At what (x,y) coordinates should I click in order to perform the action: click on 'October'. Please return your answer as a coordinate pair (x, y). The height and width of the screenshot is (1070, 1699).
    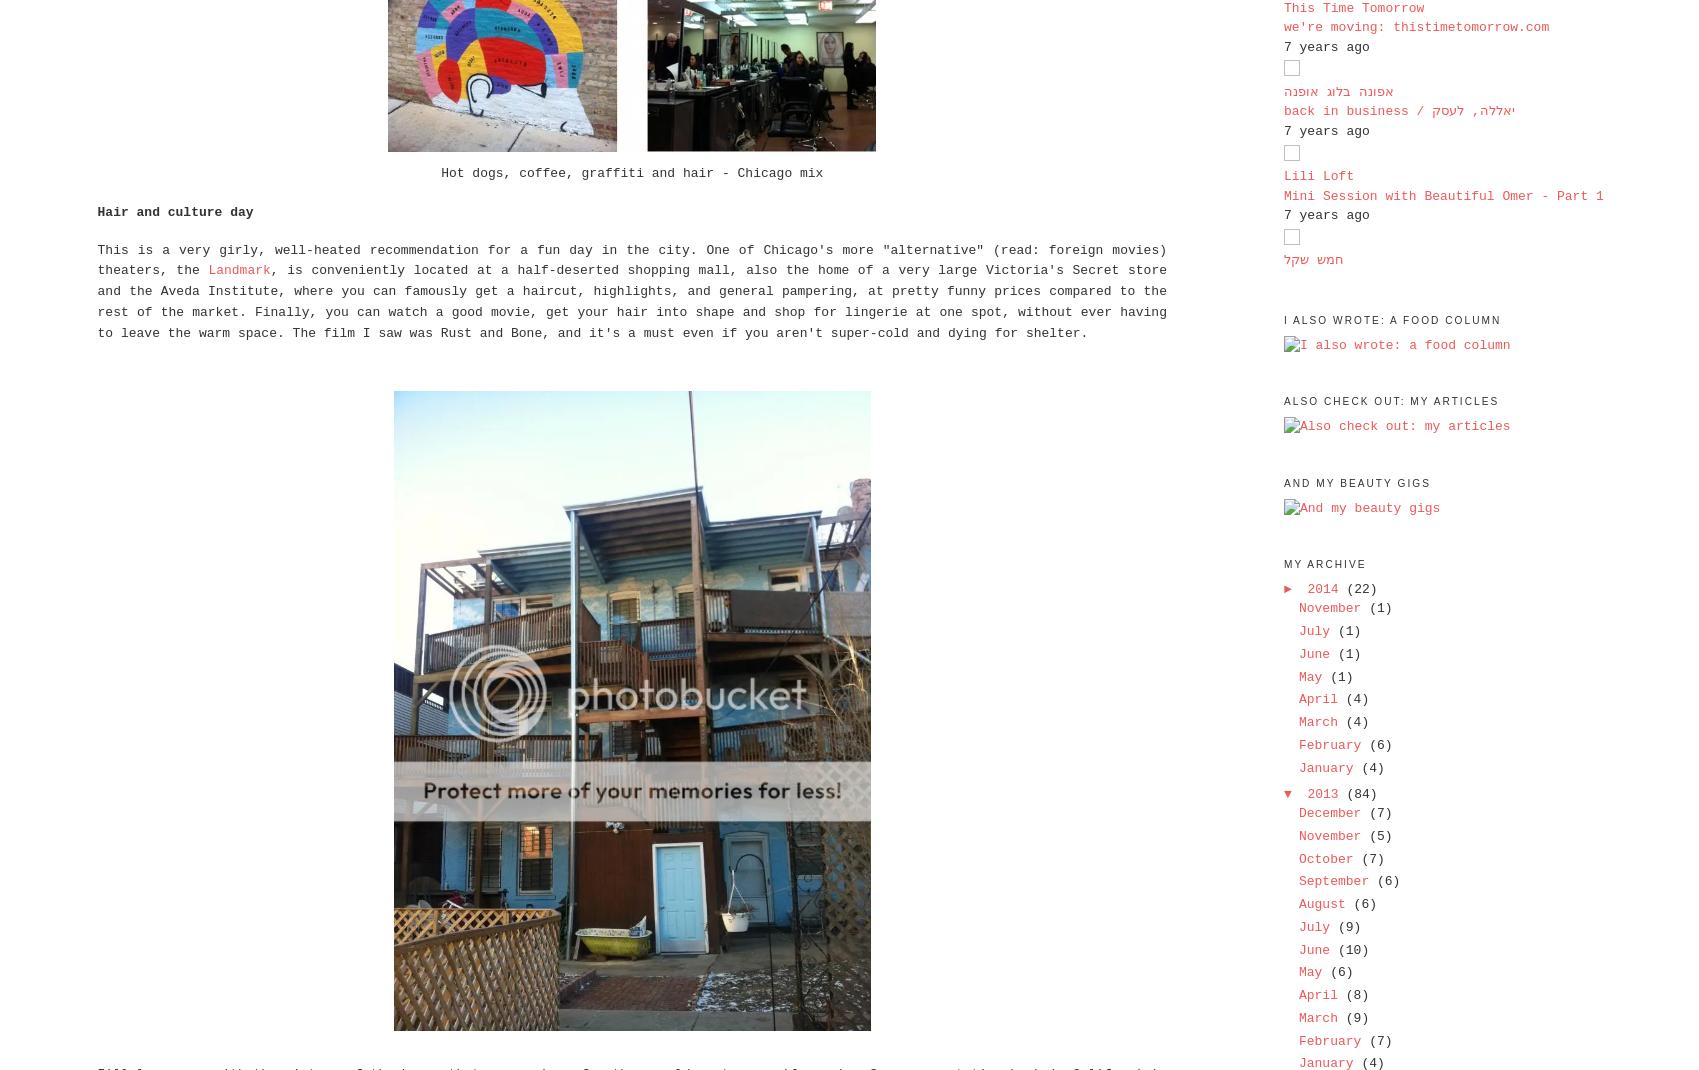
    Looking at the image, I should click on (1329, 858).